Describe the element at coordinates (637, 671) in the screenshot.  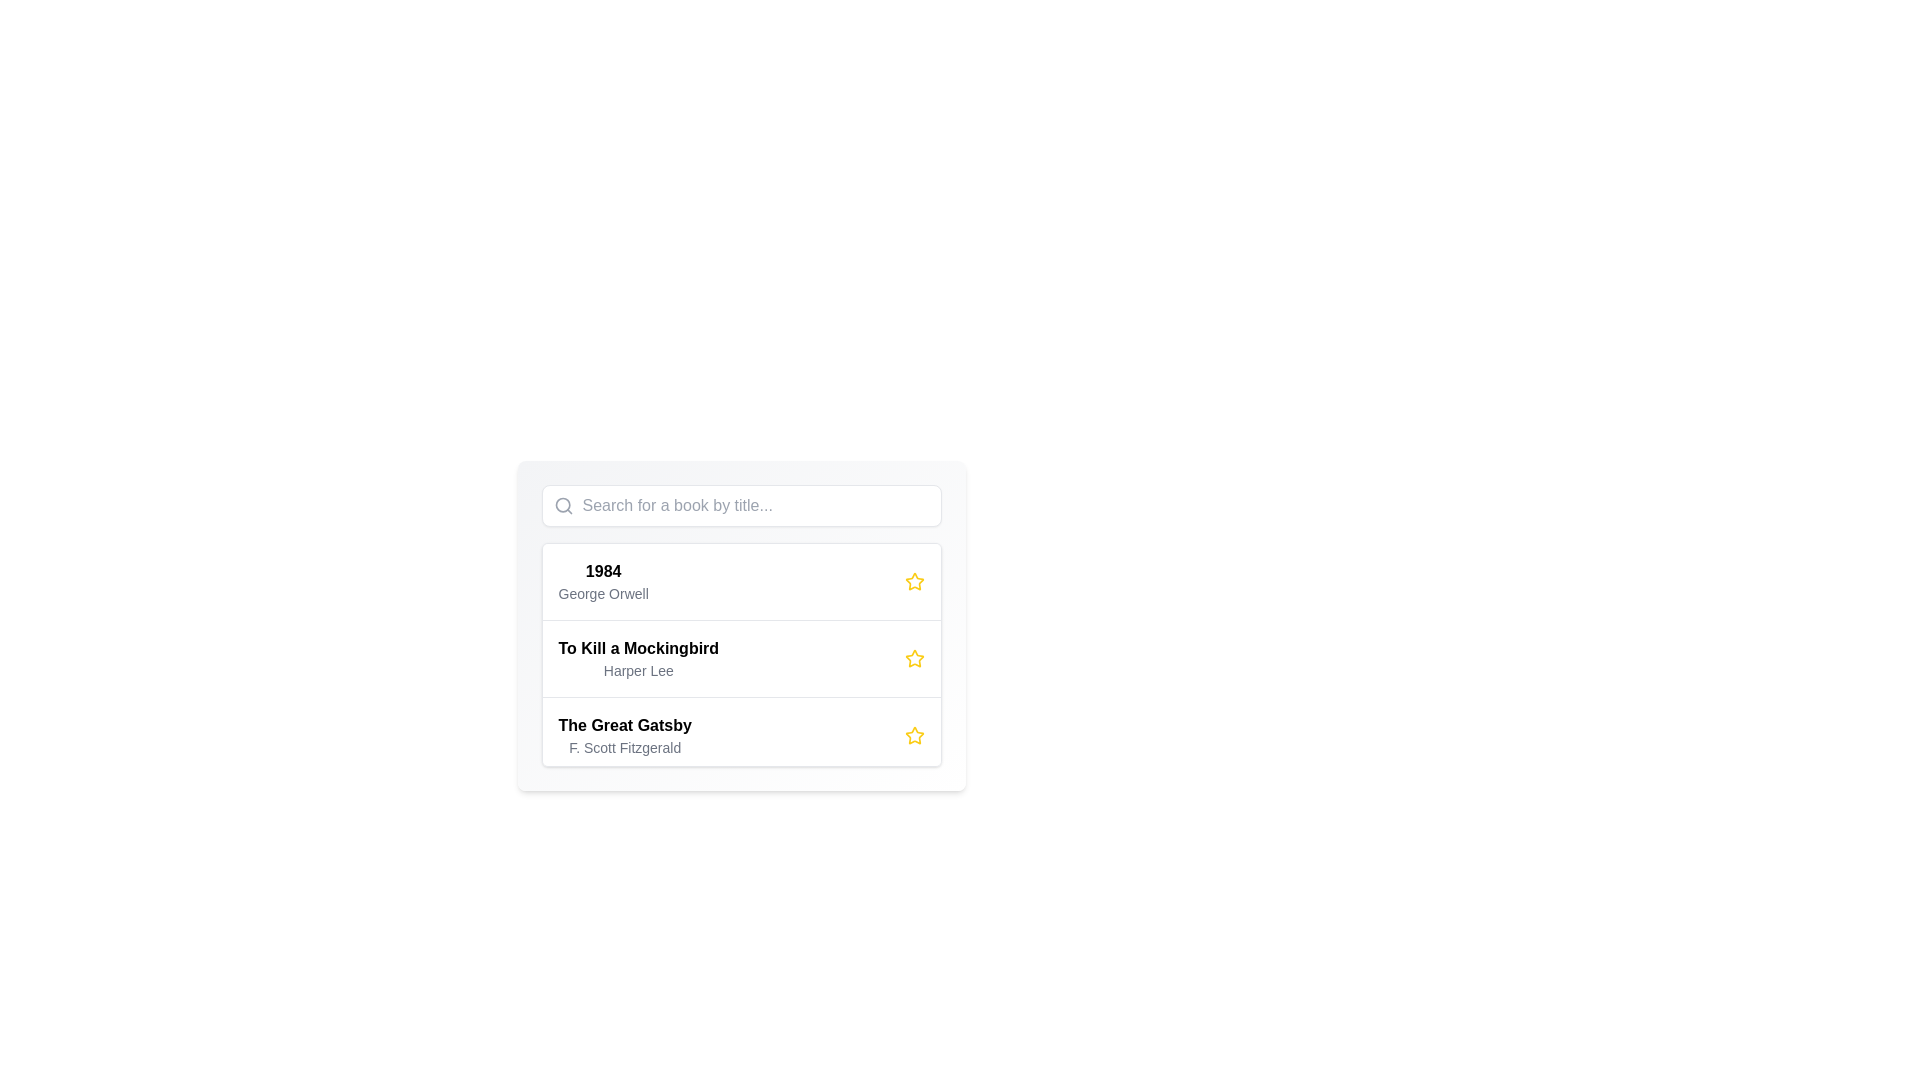
I see `the text display element that shows the author's name, located below the title 'To Kill a Mockingbird.'` at that location.